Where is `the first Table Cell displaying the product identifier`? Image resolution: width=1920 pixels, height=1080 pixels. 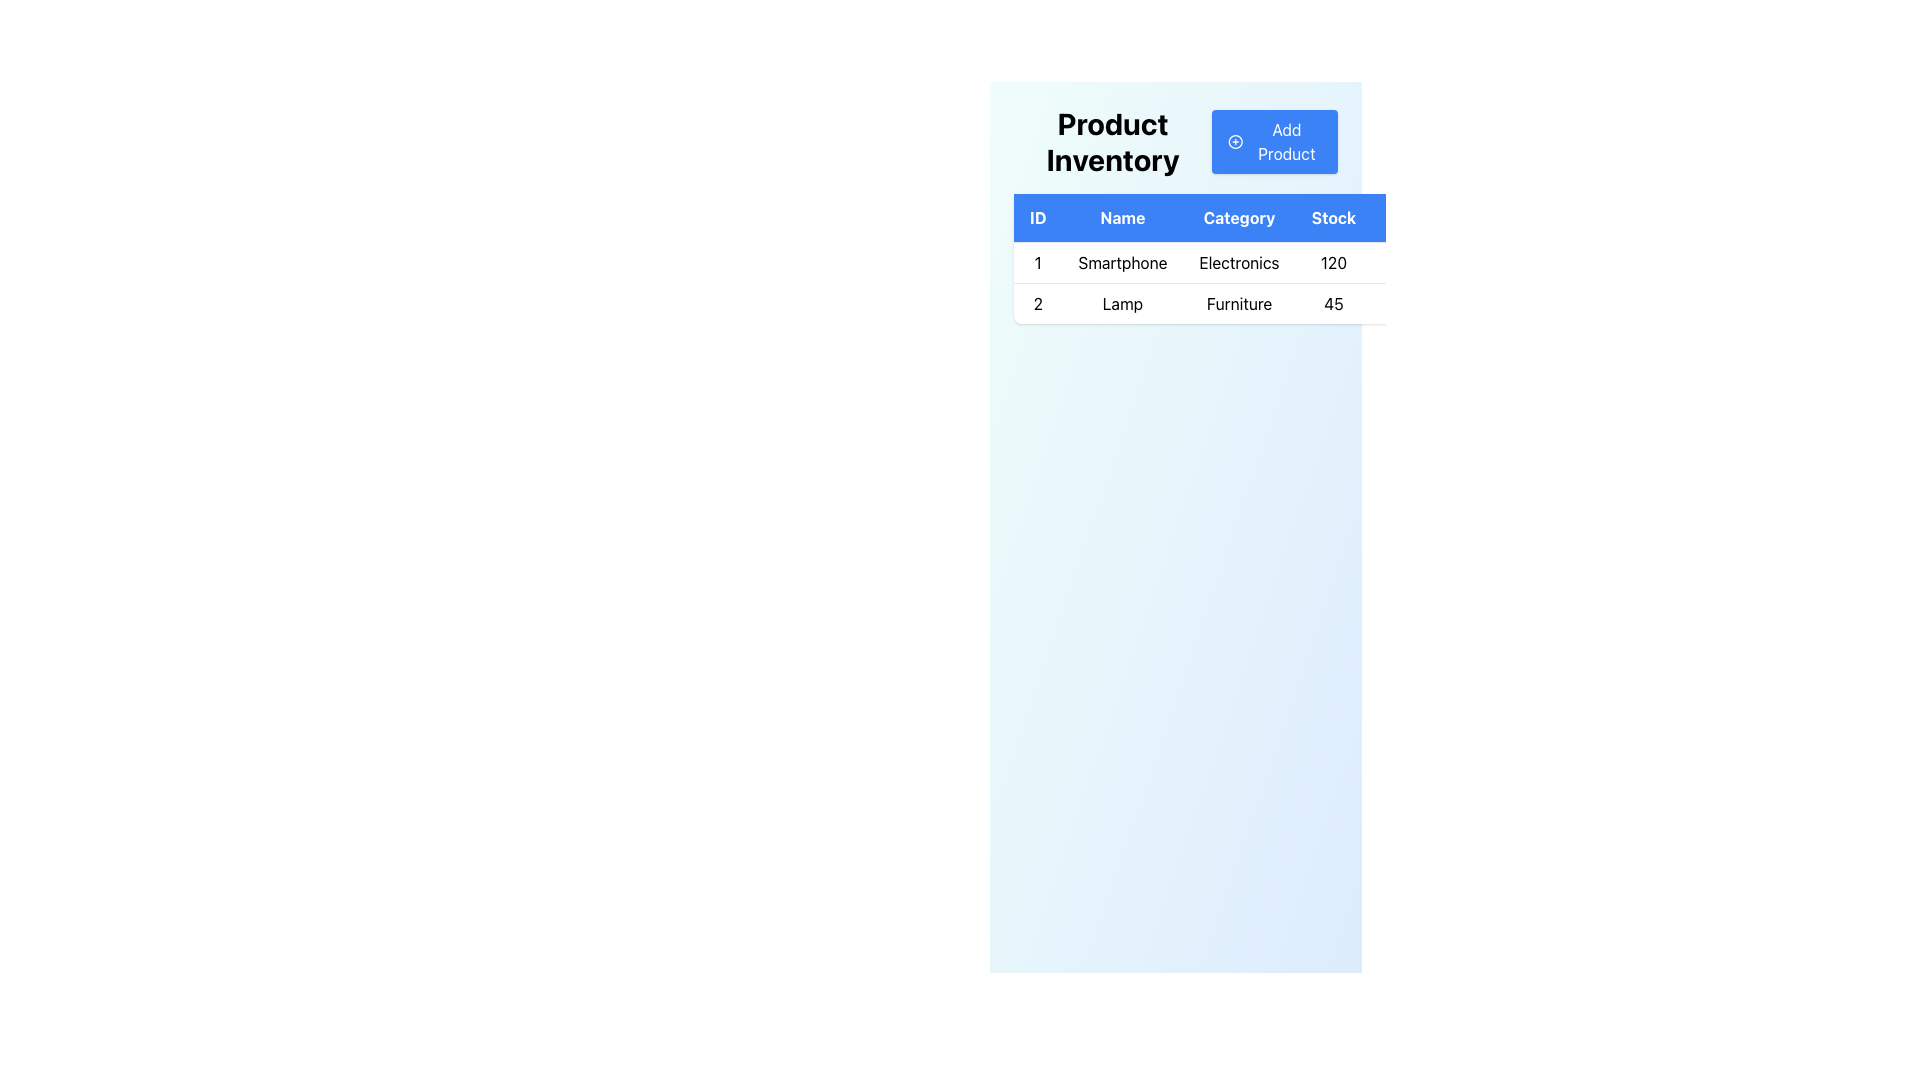 the first Table Cell displaying the product identifier is located at coordinates (1037, 303).